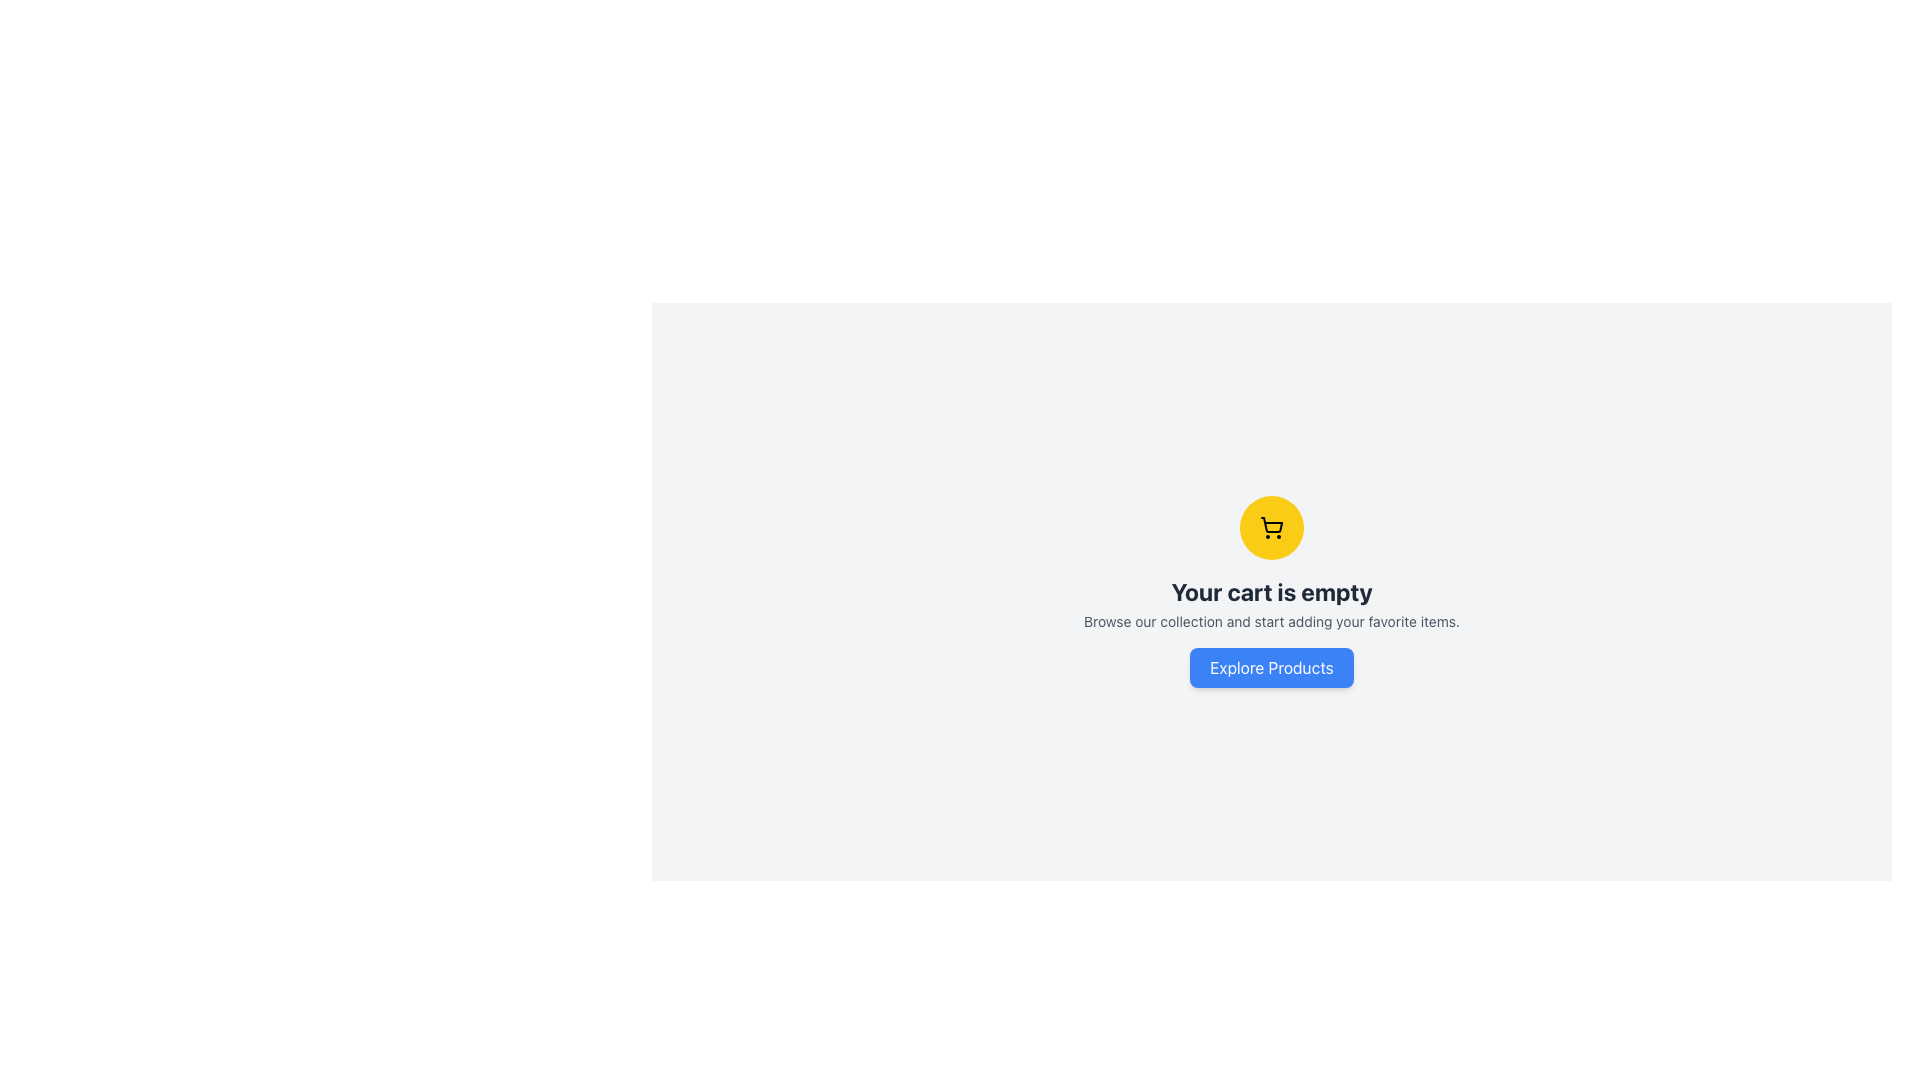  Describe the element at coordinates (1271, 620) in the screenshot. I see `the static text displaying 'Browse our collection and start adding your favorite items.' which is located below the heading 'Your cart is empty' and above the blue button 'Explore Products'` at that location.